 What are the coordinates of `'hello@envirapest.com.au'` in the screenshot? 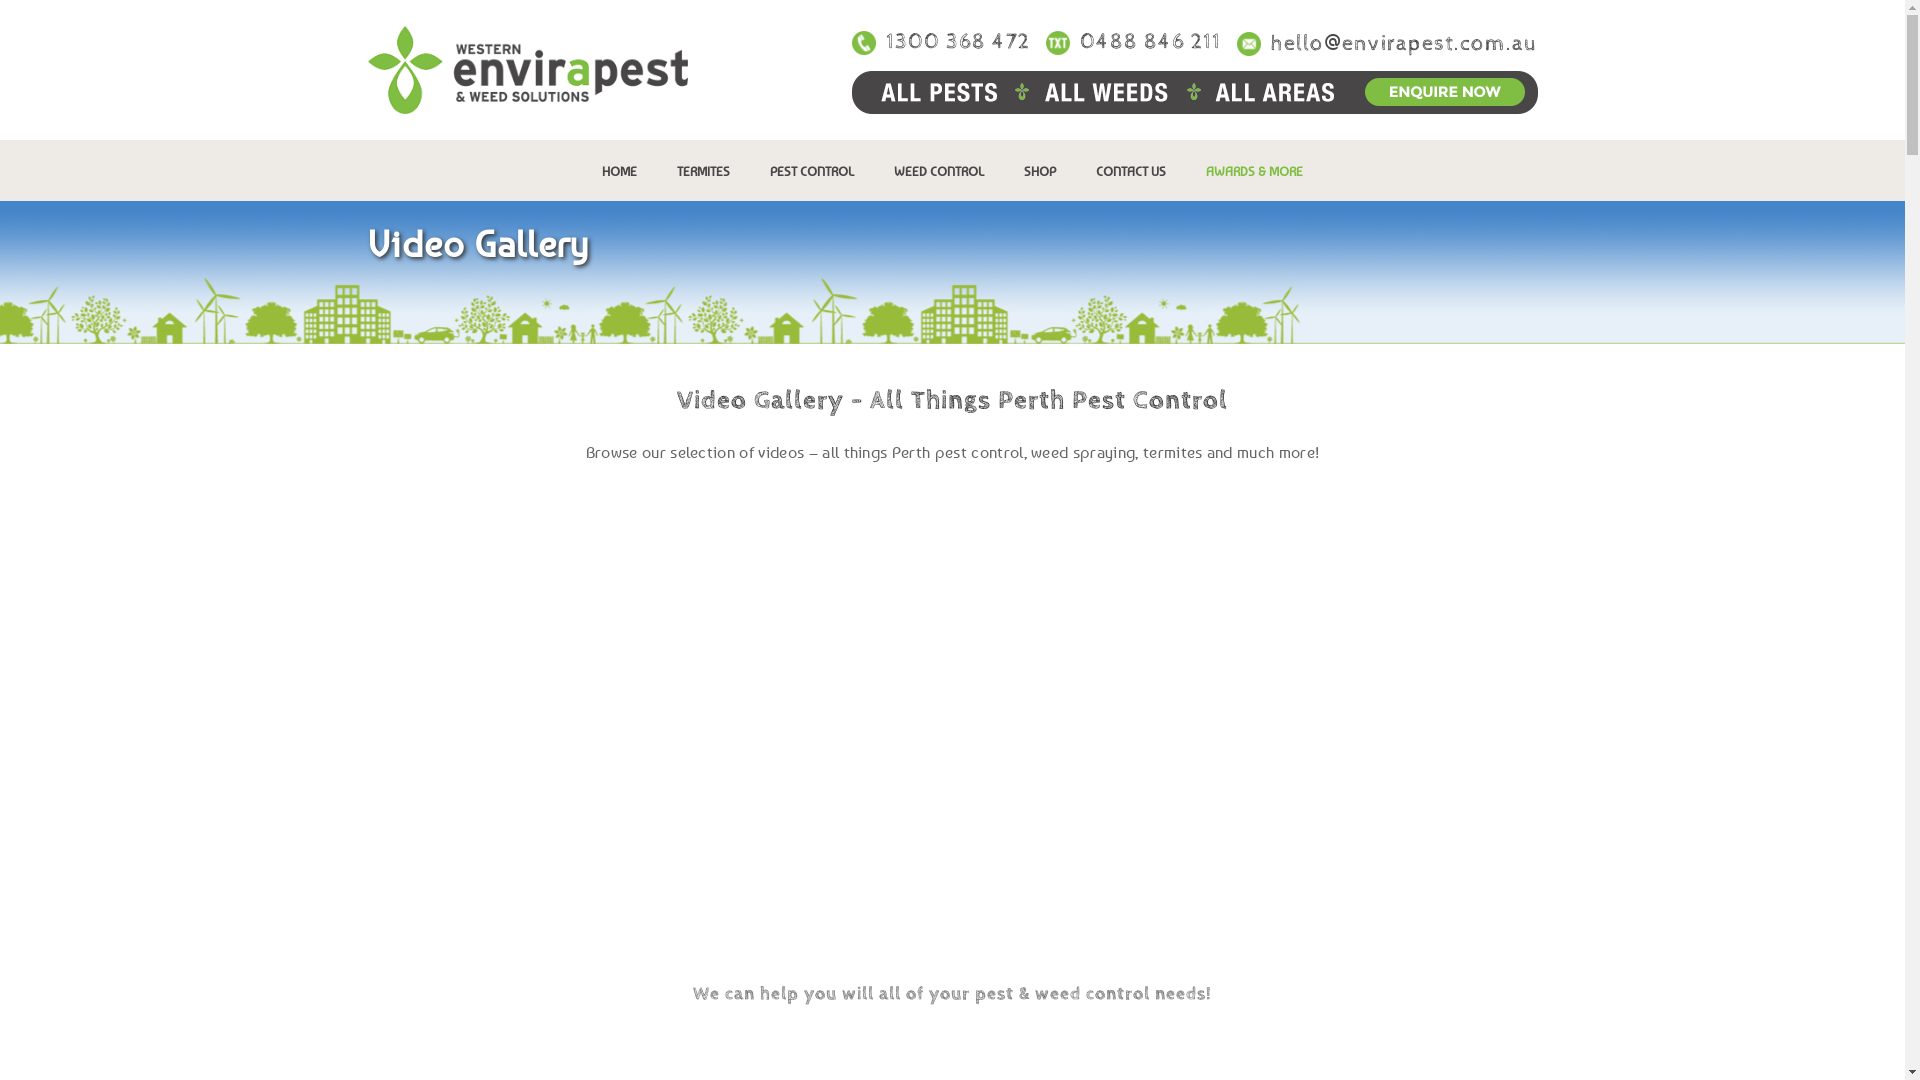 It's located at (1402, 43).